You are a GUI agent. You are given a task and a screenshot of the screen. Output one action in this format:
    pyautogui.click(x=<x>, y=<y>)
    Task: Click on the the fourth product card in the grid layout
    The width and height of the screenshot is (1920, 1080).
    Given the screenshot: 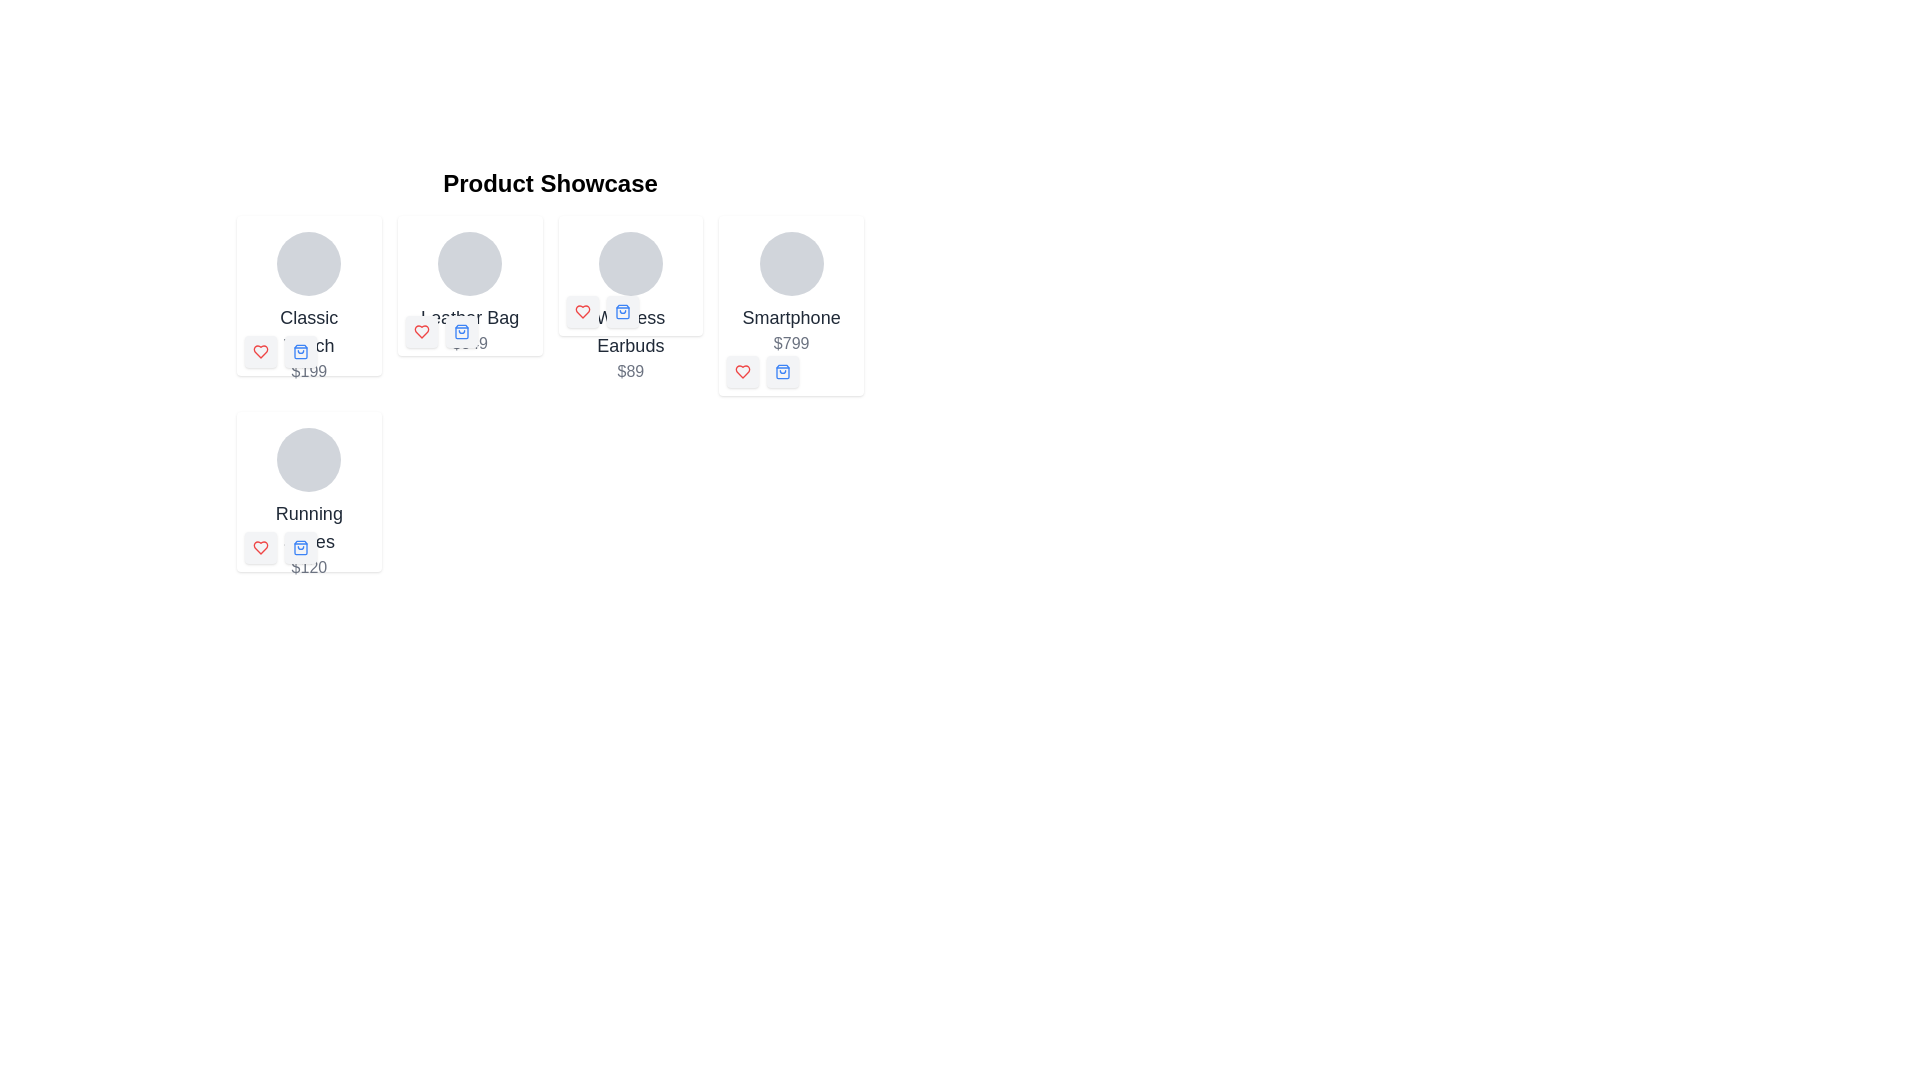 What is the action you would take?
    pyautogui.click(x=308, y=503)
    